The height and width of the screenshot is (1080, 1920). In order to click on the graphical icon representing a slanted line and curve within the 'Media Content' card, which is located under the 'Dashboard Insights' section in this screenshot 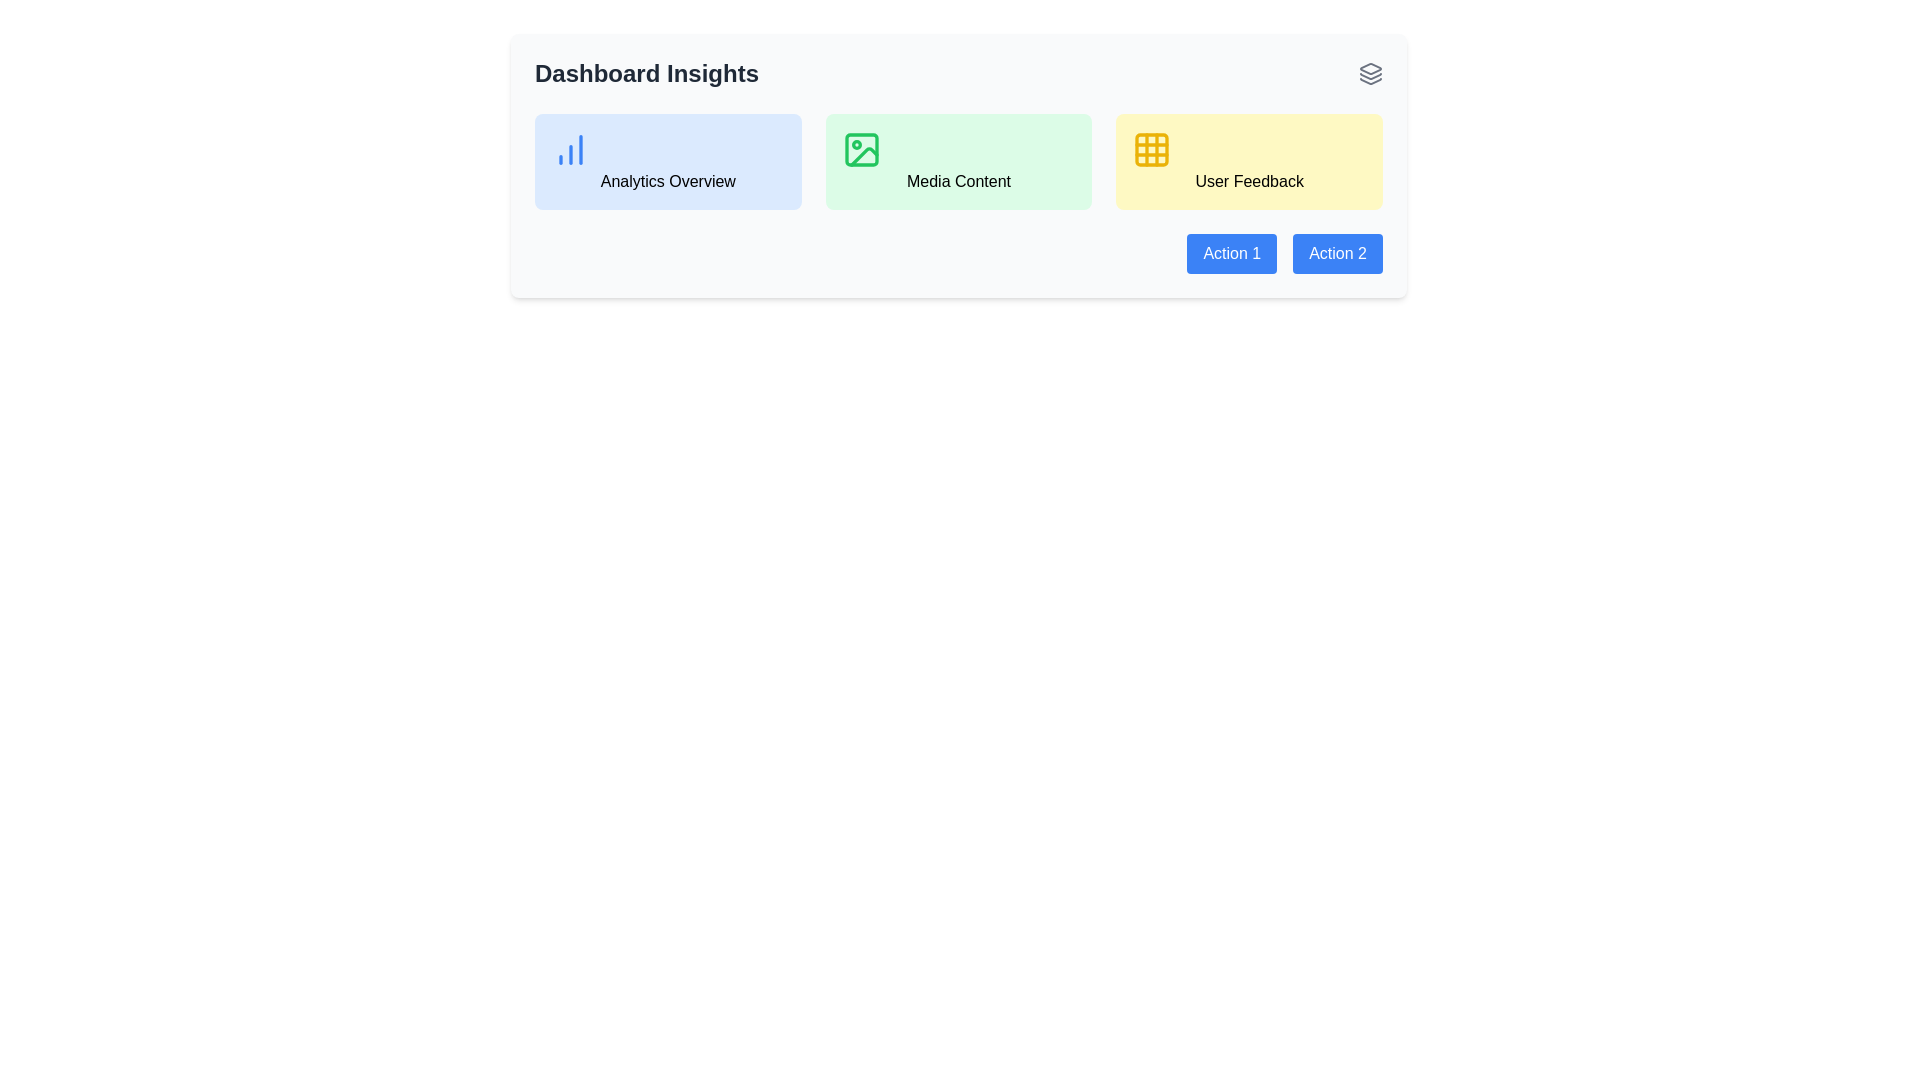, I will do `click(864, 155)`.